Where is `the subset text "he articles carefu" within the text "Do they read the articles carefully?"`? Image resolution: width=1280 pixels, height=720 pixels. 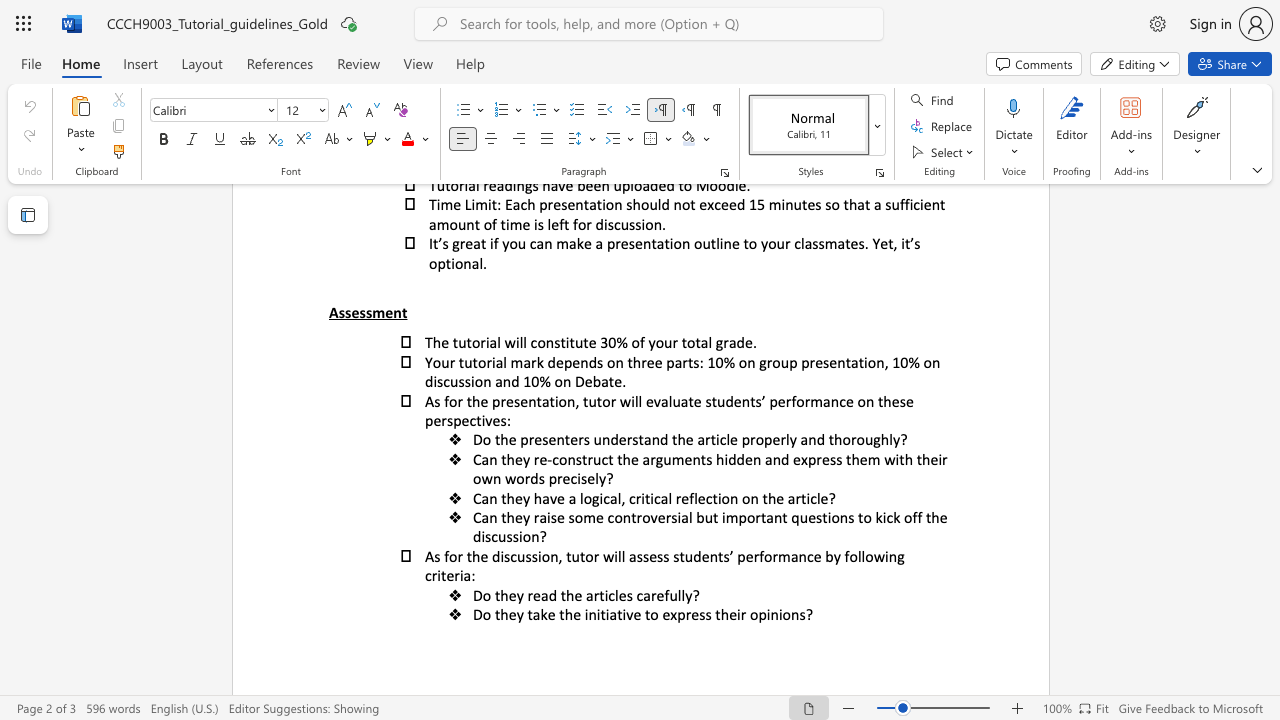 the subset text "he articles carefu" within the text "Do they read the articles carefully?" is located at coordinates (565, 594).